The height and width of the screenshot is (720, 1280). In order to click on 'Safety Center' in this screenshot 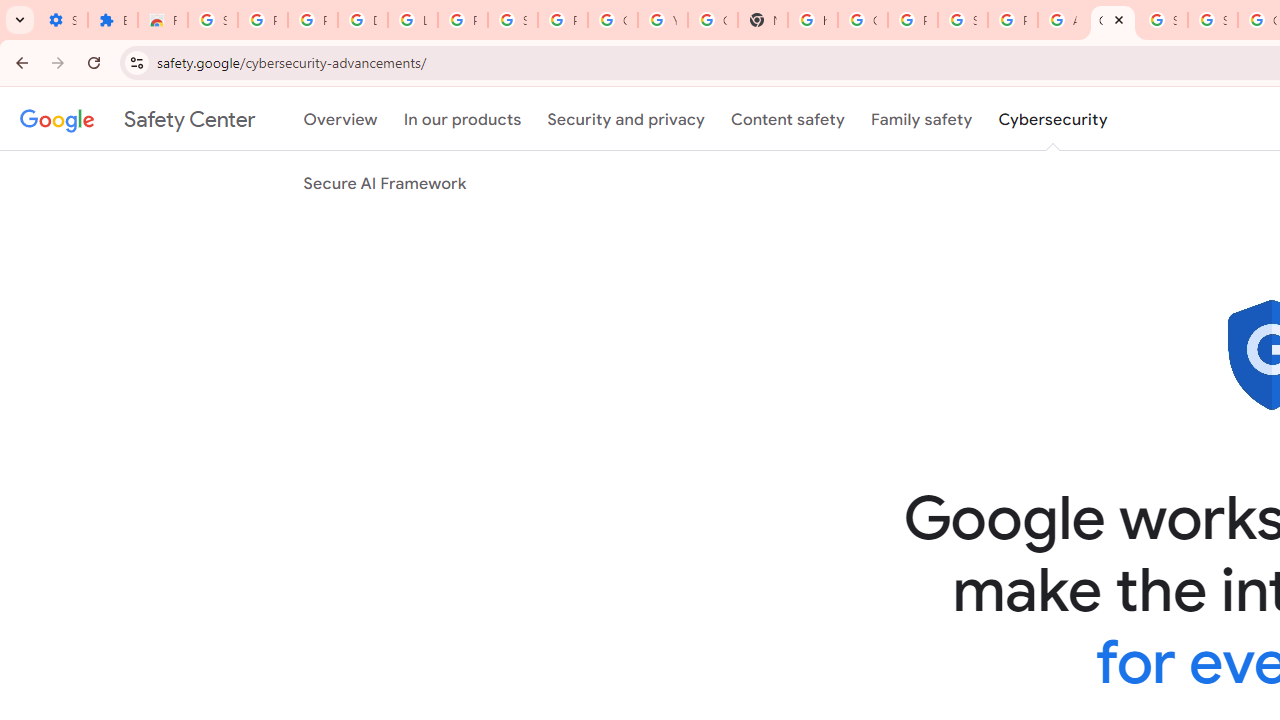, I will do `click(136, 119)`.